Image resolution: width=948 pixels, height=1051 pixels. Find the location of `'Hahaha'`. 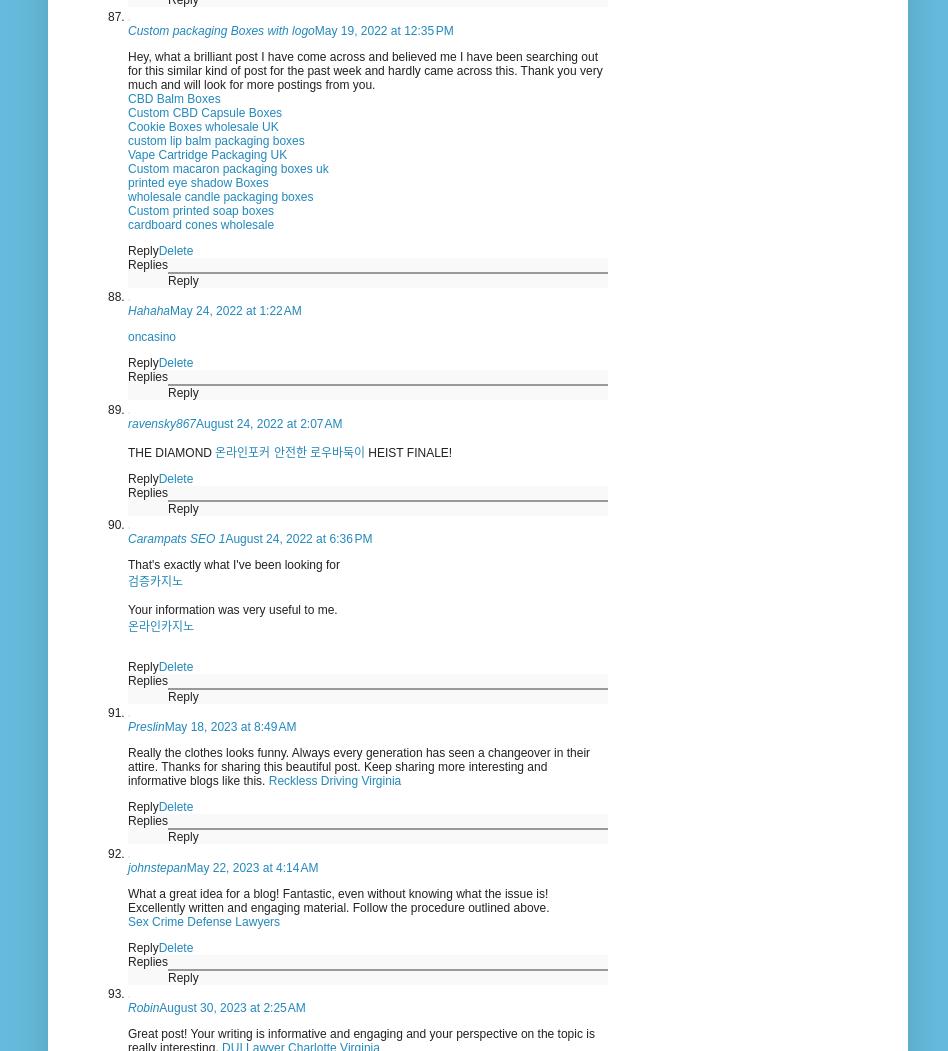

'Hahaha' is located at coordinates (148, 309).